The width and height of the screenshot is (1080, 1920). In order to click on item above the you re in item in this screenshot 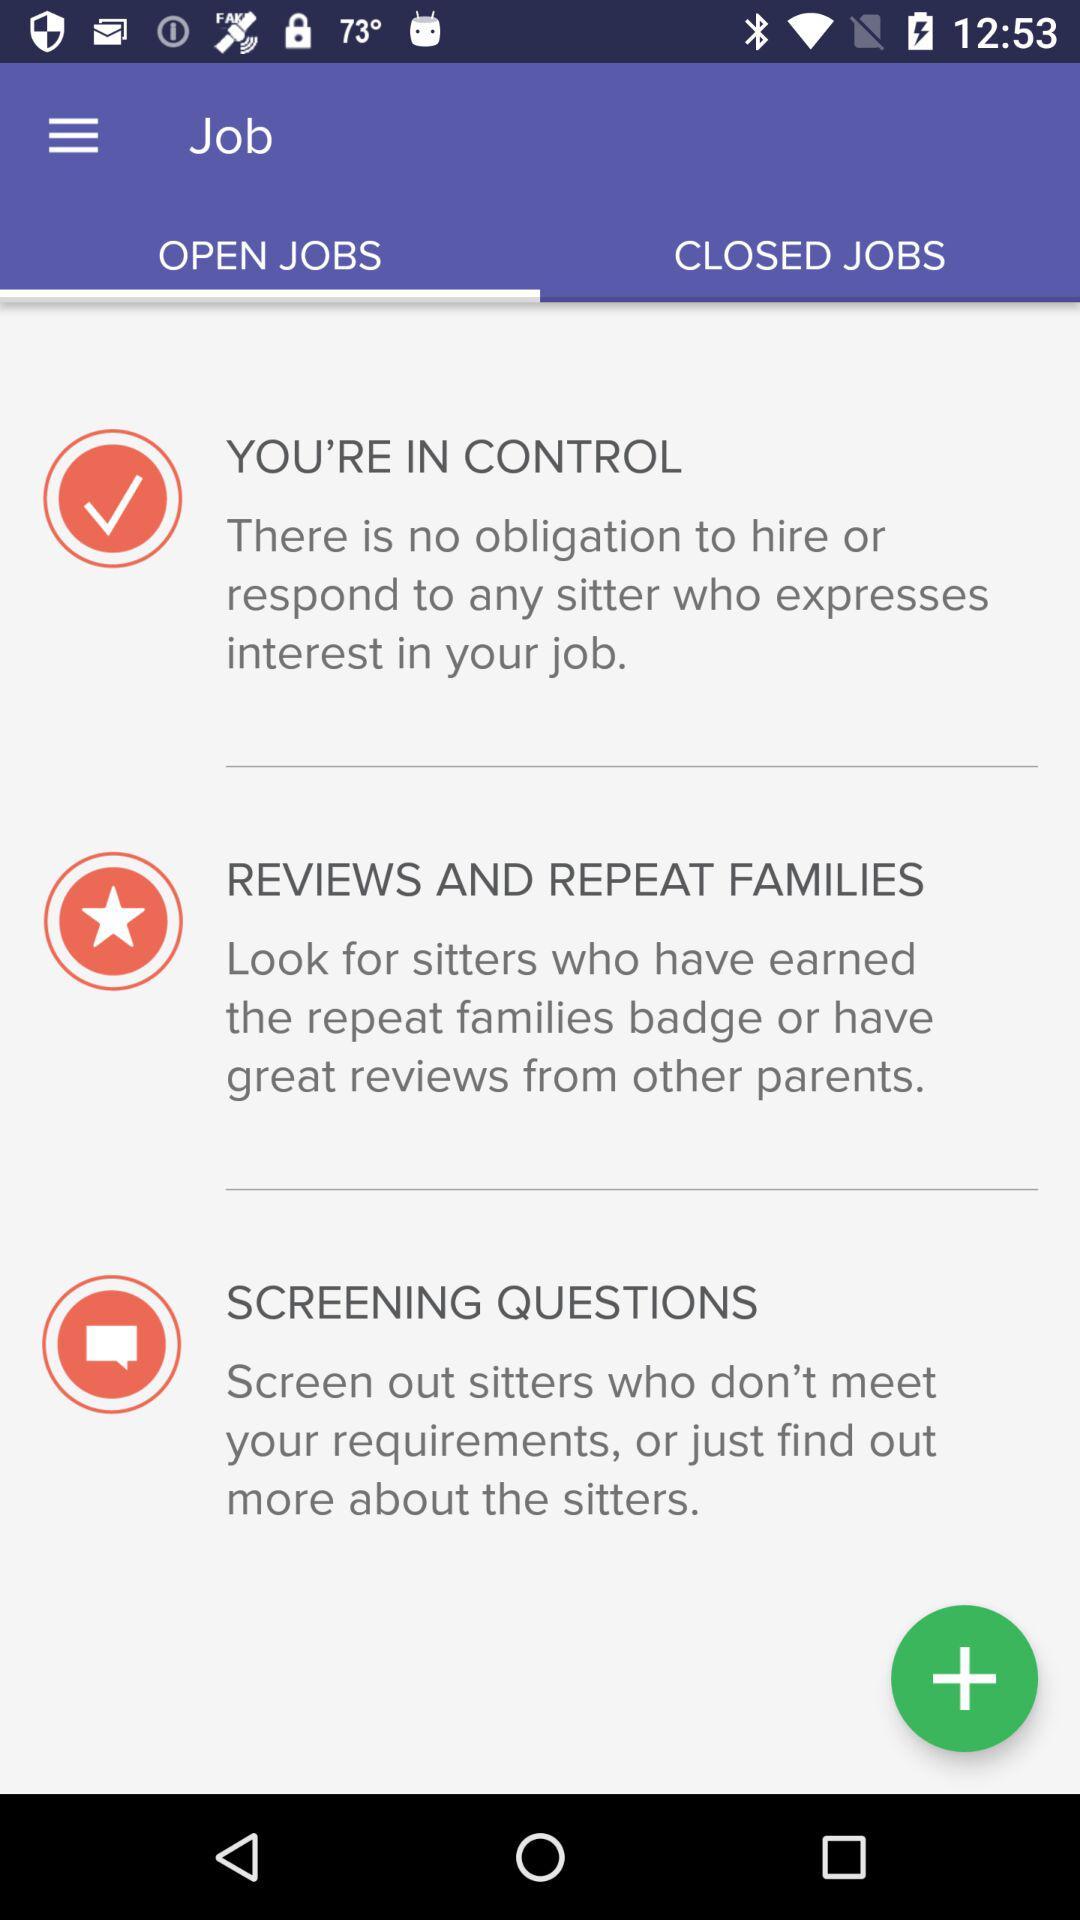, I will do `click(810, 255)`.